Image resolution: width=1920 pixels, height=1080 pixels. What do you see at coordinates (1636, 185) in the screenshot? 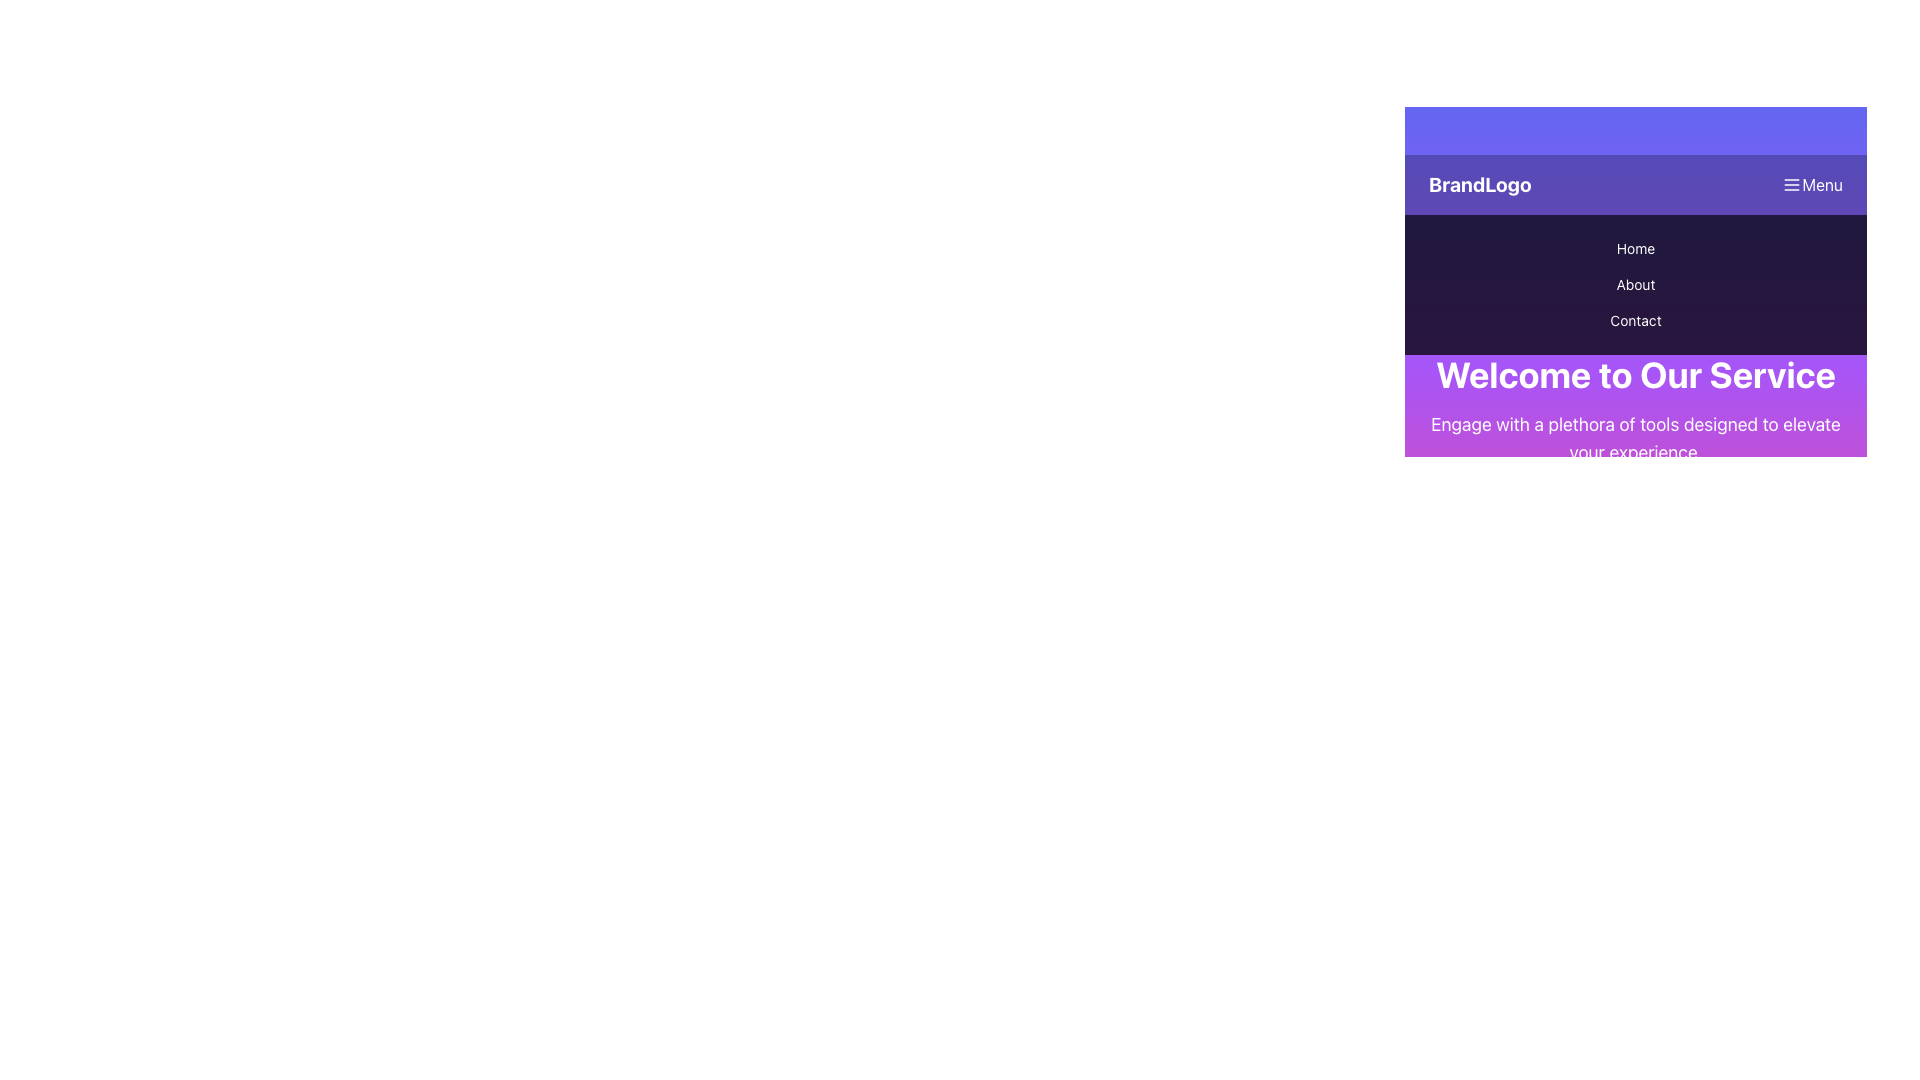
I see `the top navigation bar containing the 'BrandLogo' on the left and 'Menu' on the right` at bounding box center [1636, 185].